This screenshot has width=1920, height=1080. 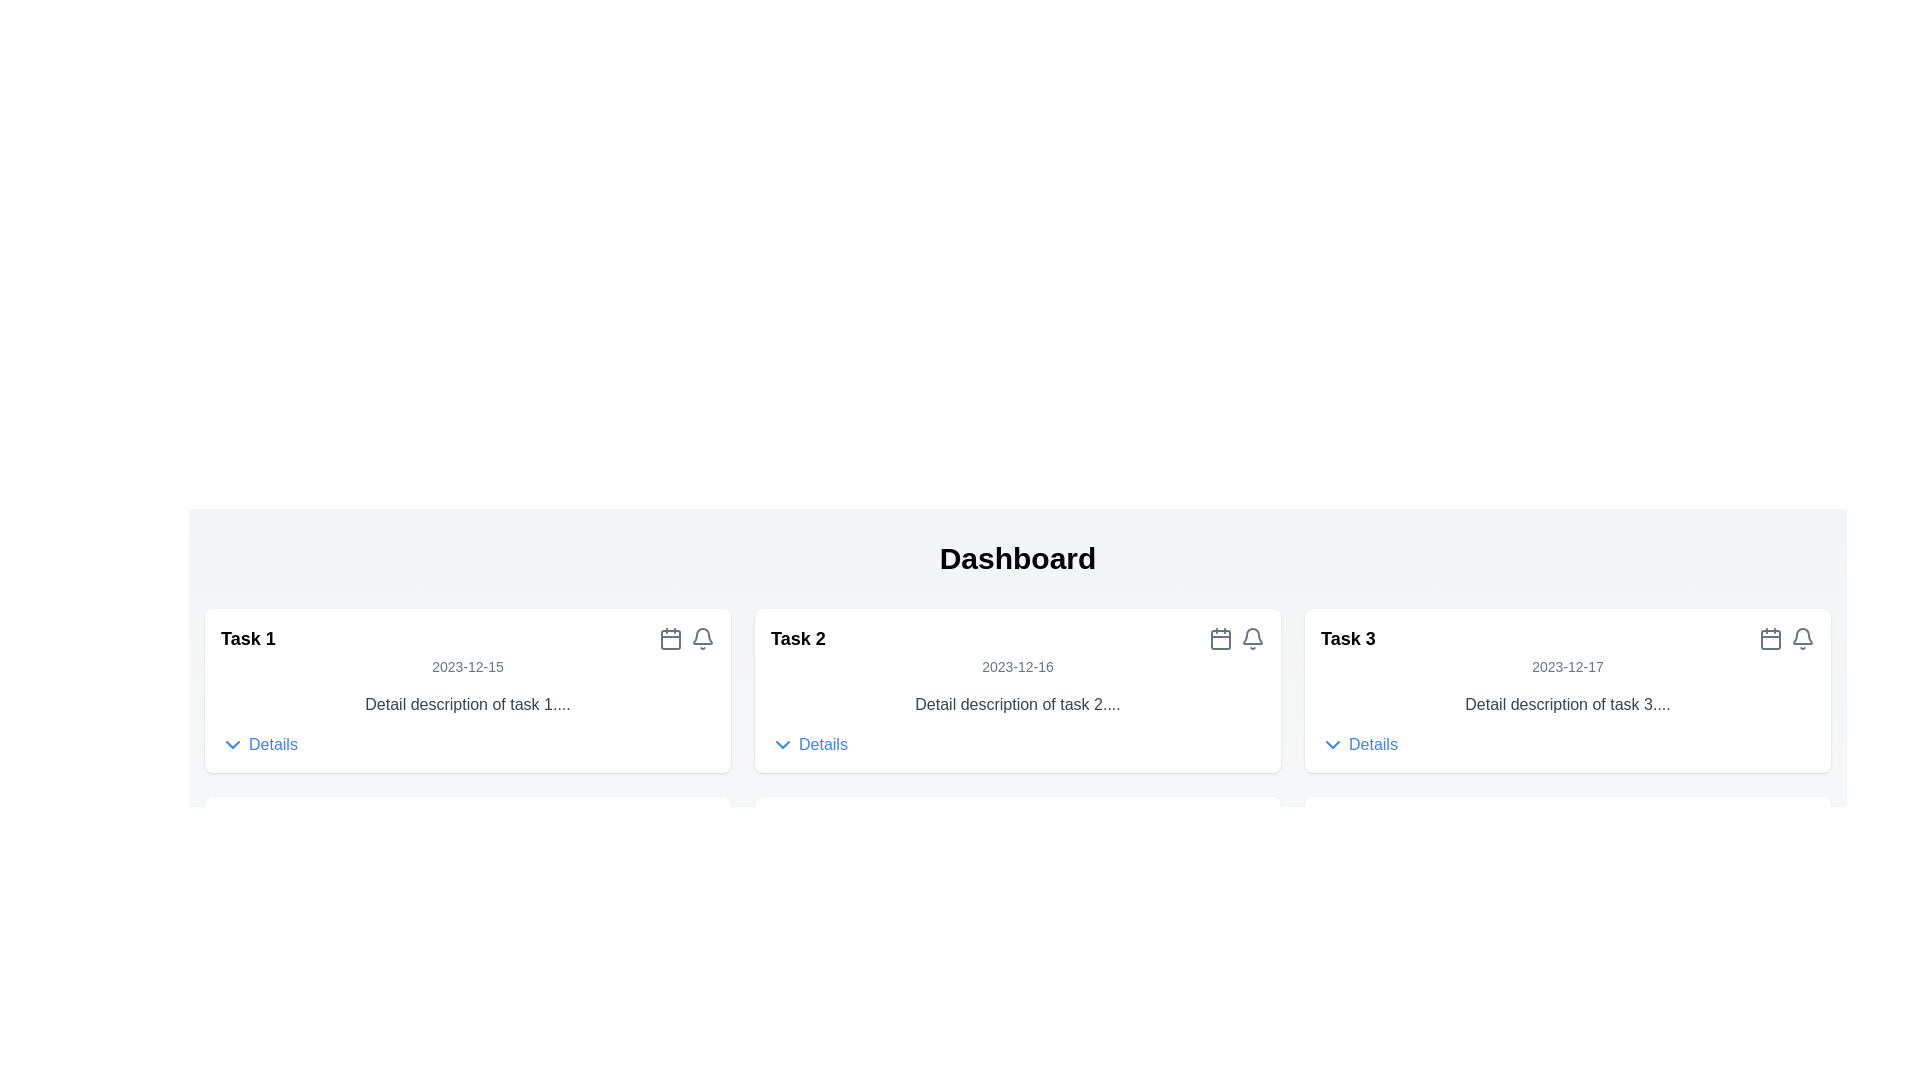 What do you see at coordinates (1358, 744) in the screenshot?
I see `the button with text and icon located at the bottom section of the 'Task 3' panel` at bounding box center [1358, 744].